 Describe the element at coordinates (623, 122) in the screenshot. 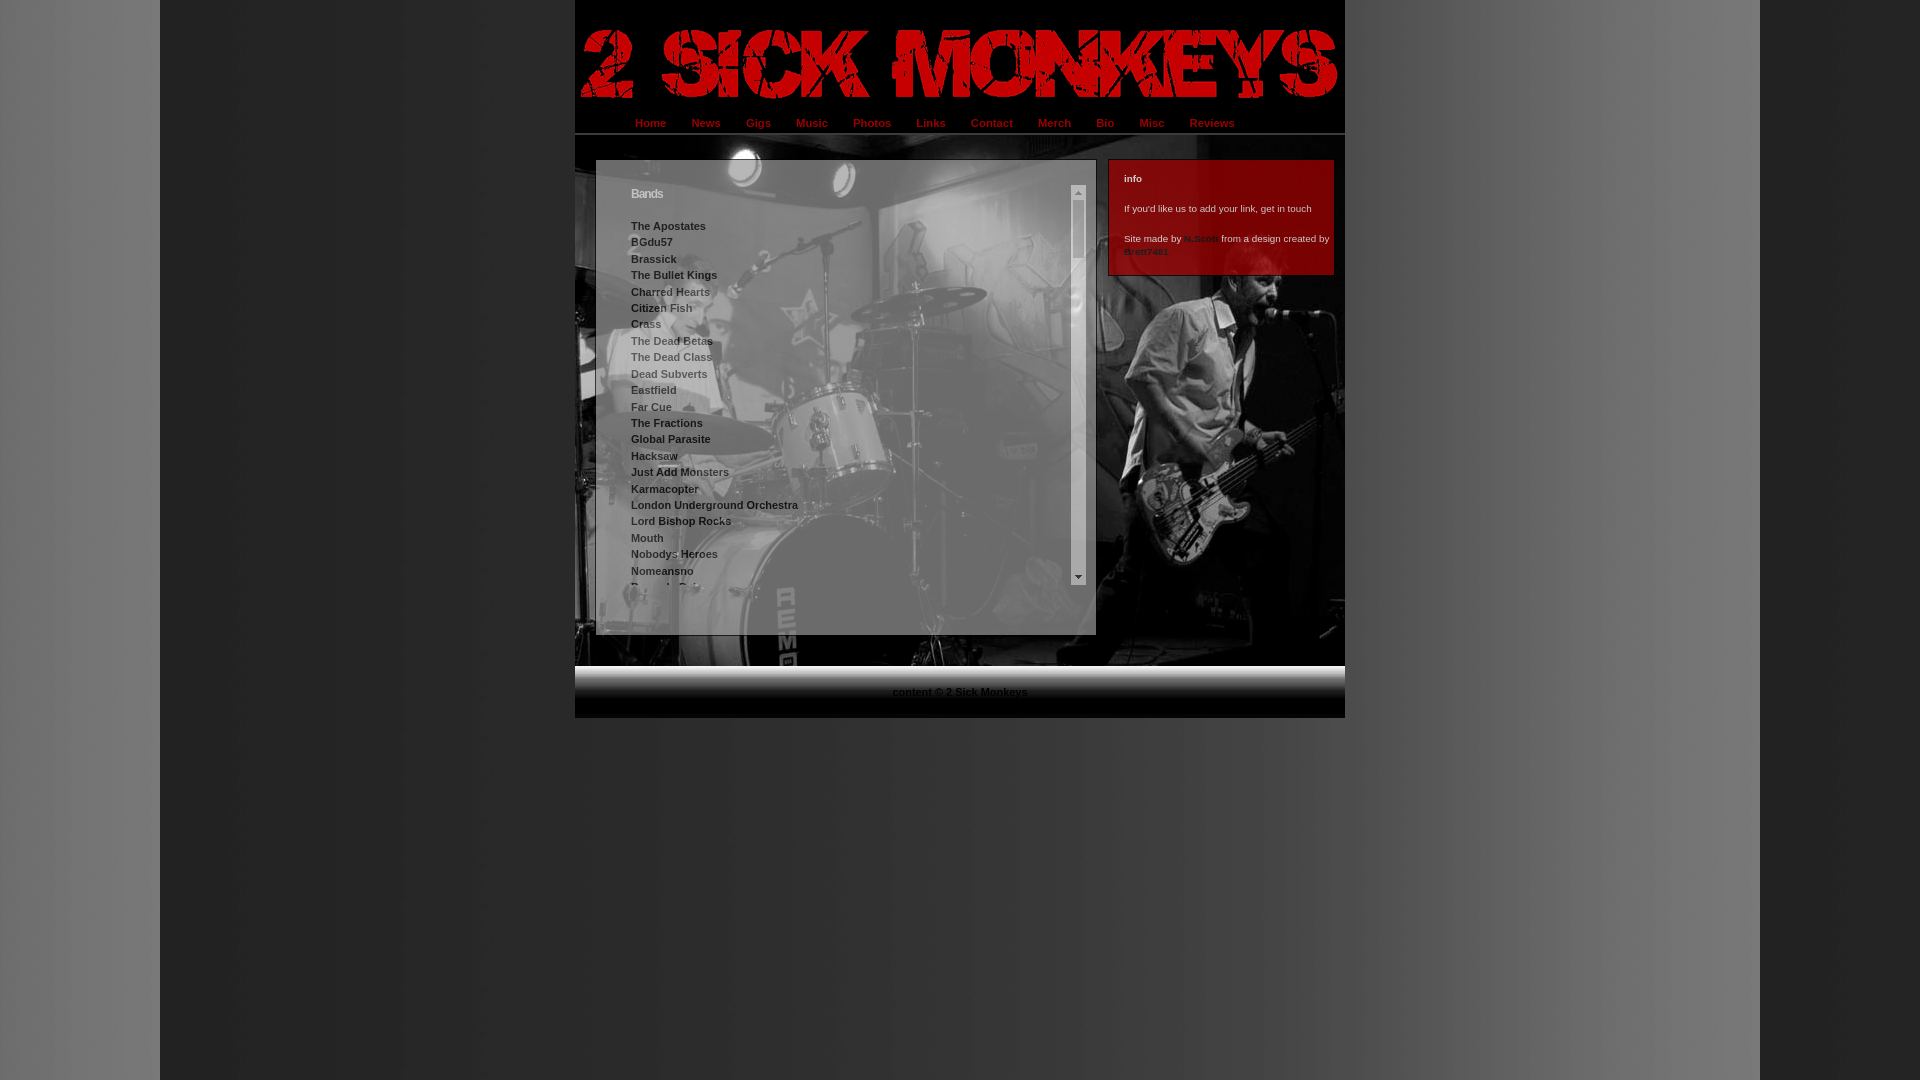

I see `'Home'` at that location.